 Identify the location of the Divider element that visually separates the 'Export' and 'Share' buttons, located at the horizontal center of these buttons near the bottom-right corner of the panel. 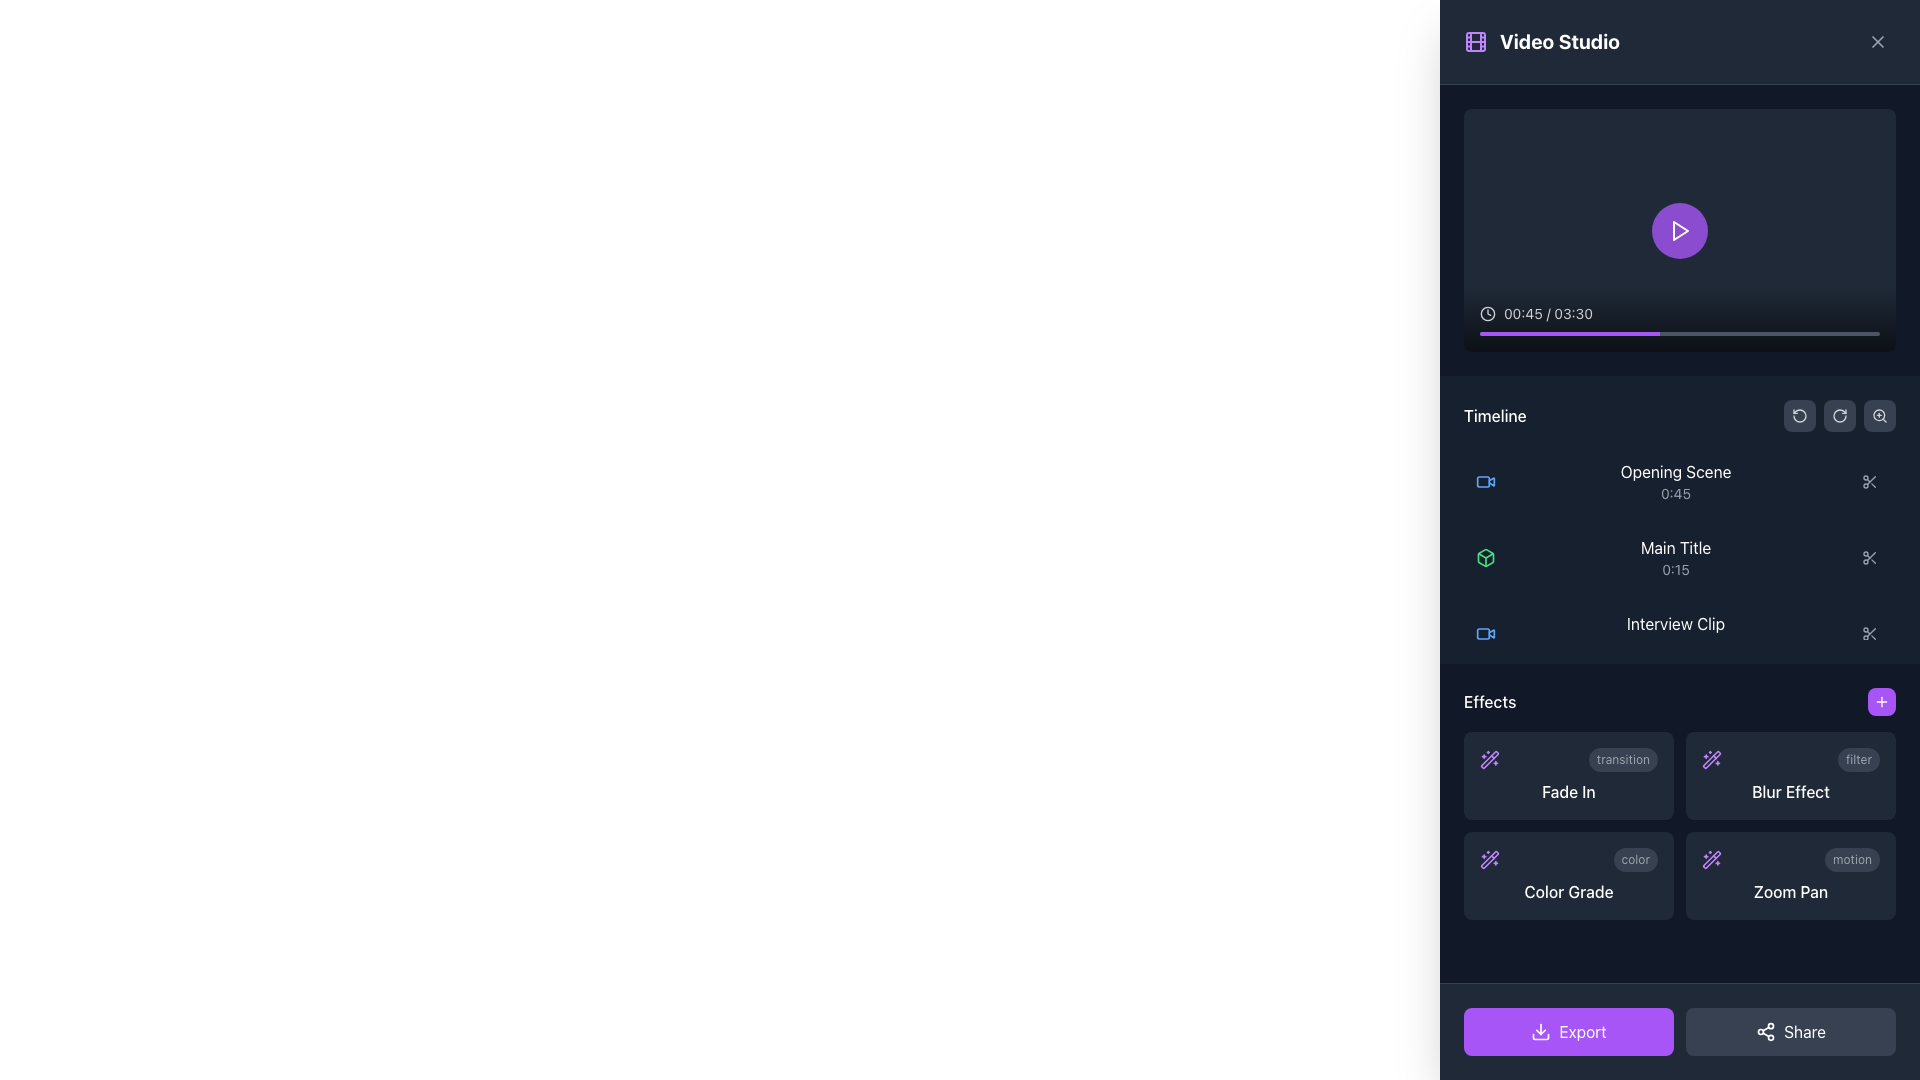
(1680, 1032).